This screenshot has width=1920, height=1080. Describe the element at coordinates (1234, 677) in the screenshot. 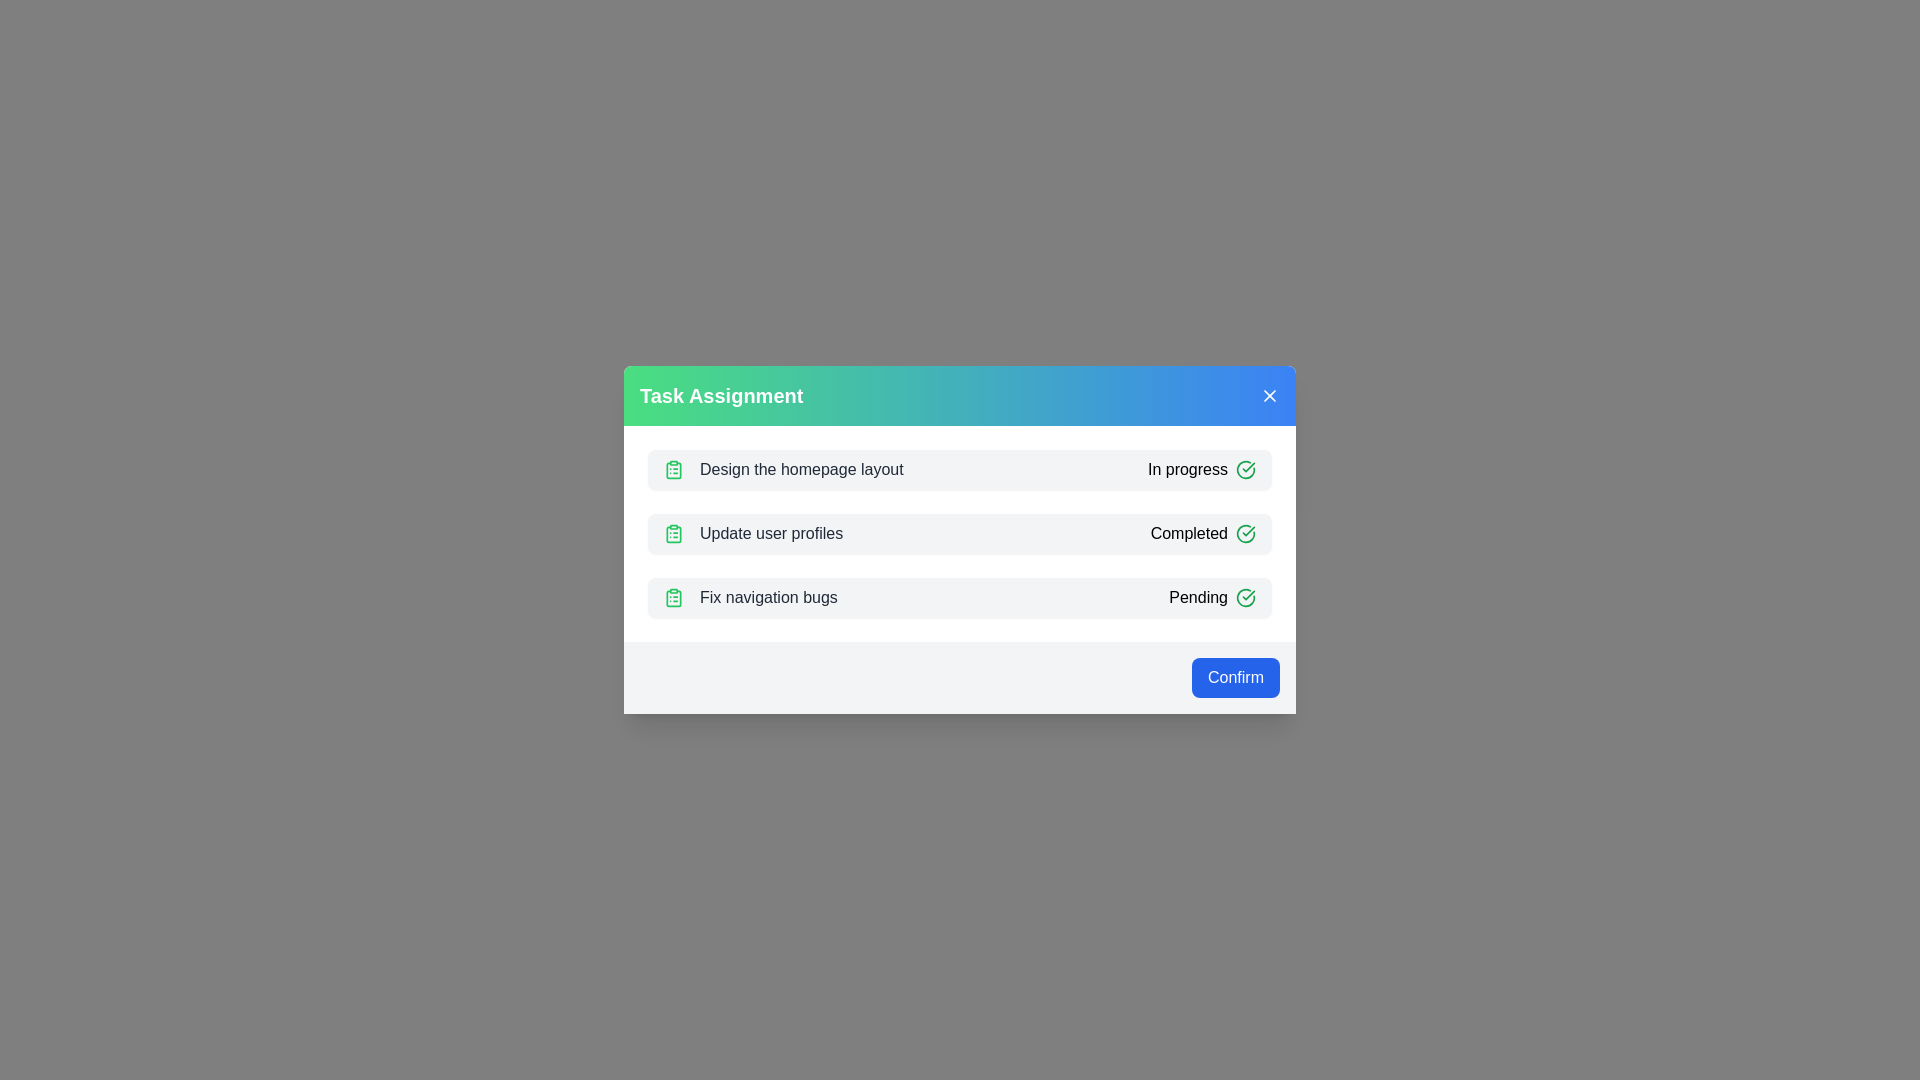

I see `the 'Confirm' button with a blue background and white text located in the bottom-right corner of the 'Task Assignment' modal` at that location.